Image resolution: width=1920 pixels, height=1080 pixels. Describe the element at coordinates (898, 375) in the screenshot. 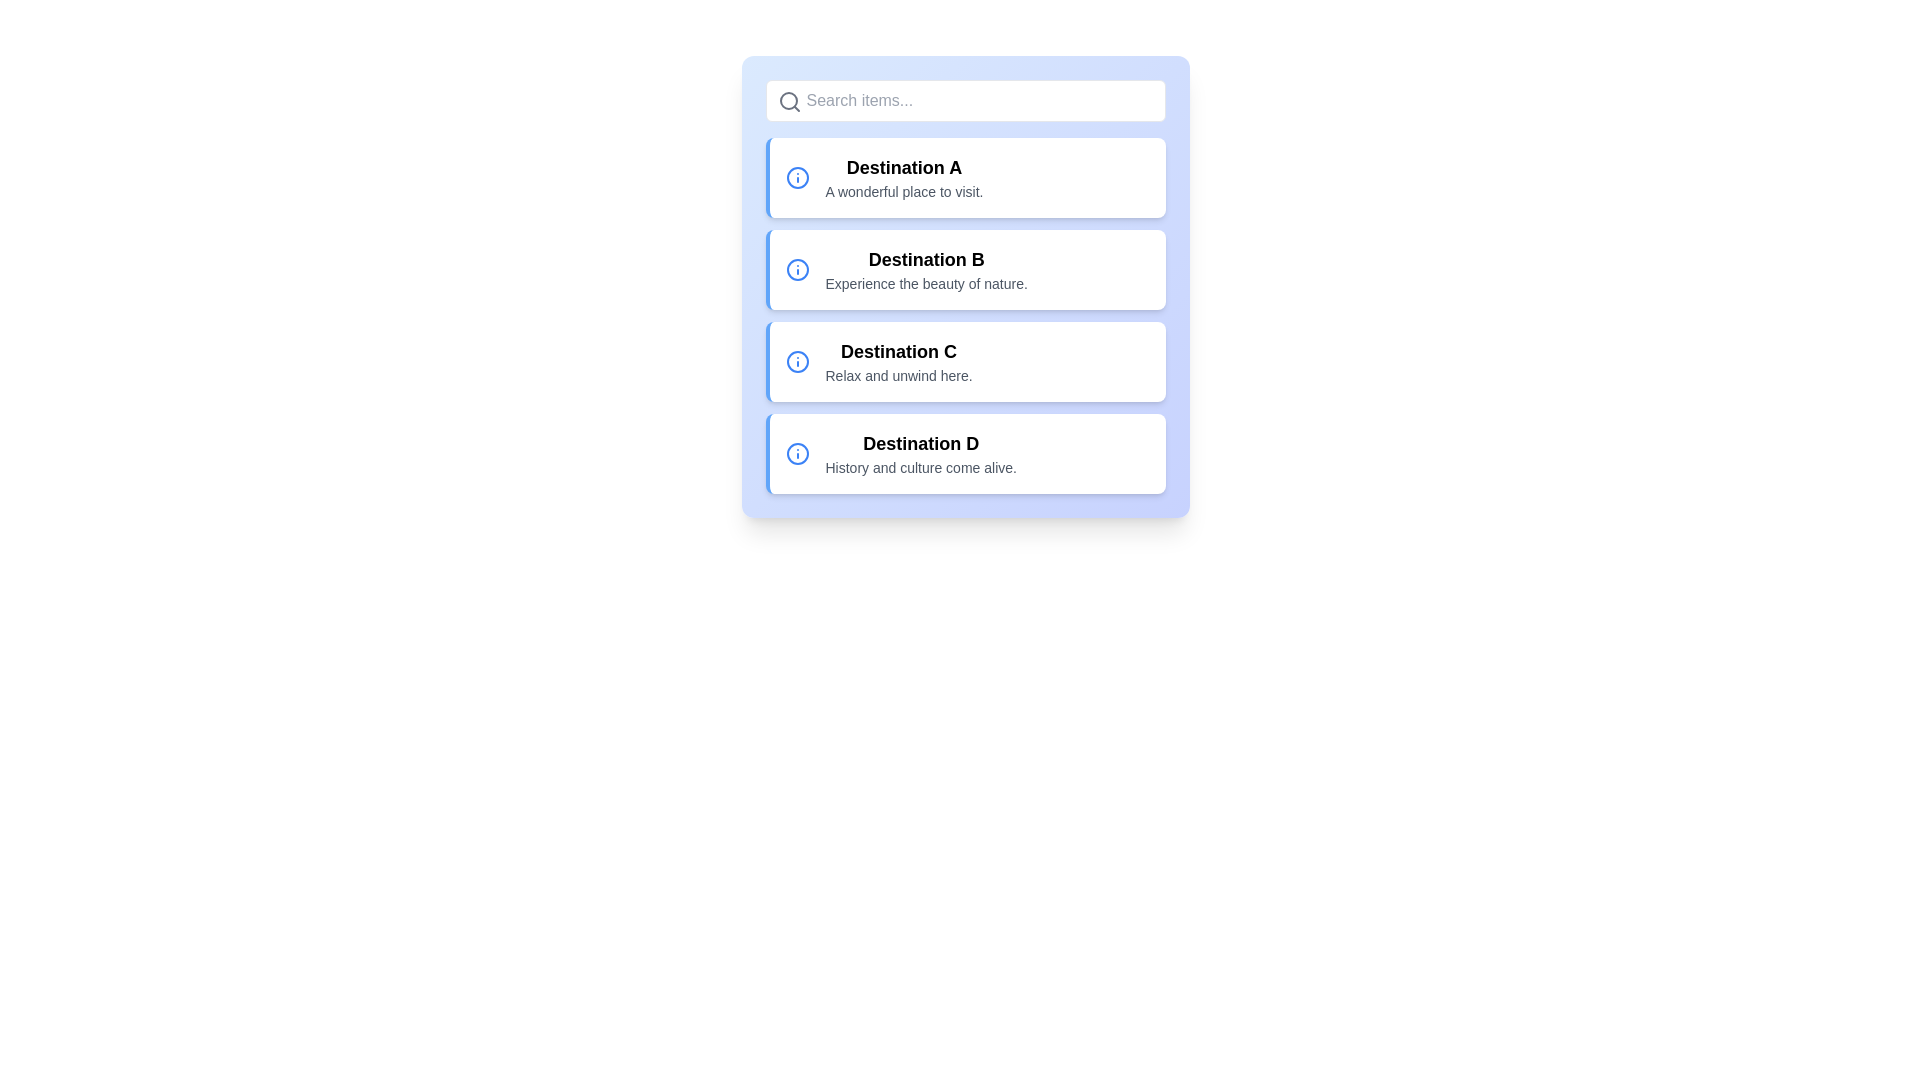

I see `the text component displaying 'Relax and unwind here.' which is located below 'Destination C' in the vertical list of destinations` at that location.